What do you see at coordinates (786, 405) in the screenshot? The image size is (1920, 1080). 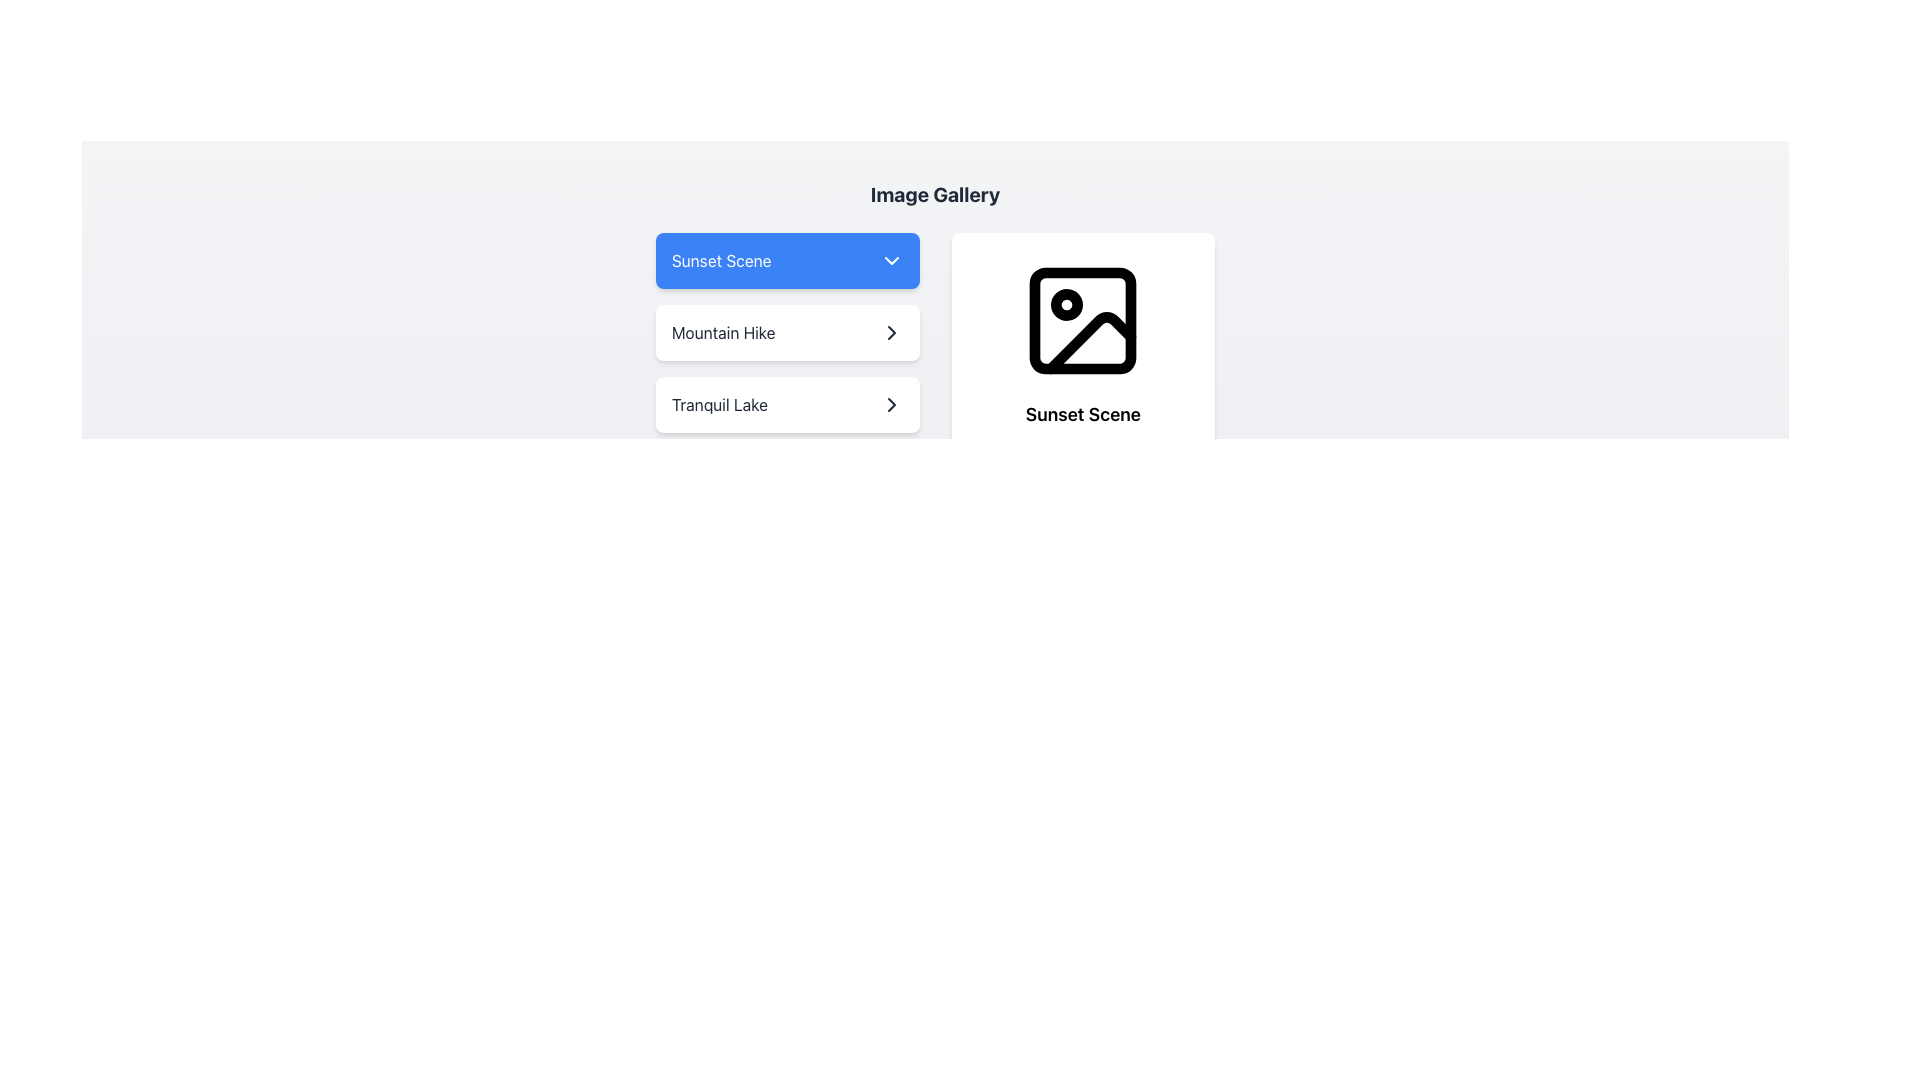 I see `to select or activate the 'Tranquil Lake' selectable list item, which is the third item in a vertically stacked list within the 'Image Gallery'` at bounding box center [786, 405].